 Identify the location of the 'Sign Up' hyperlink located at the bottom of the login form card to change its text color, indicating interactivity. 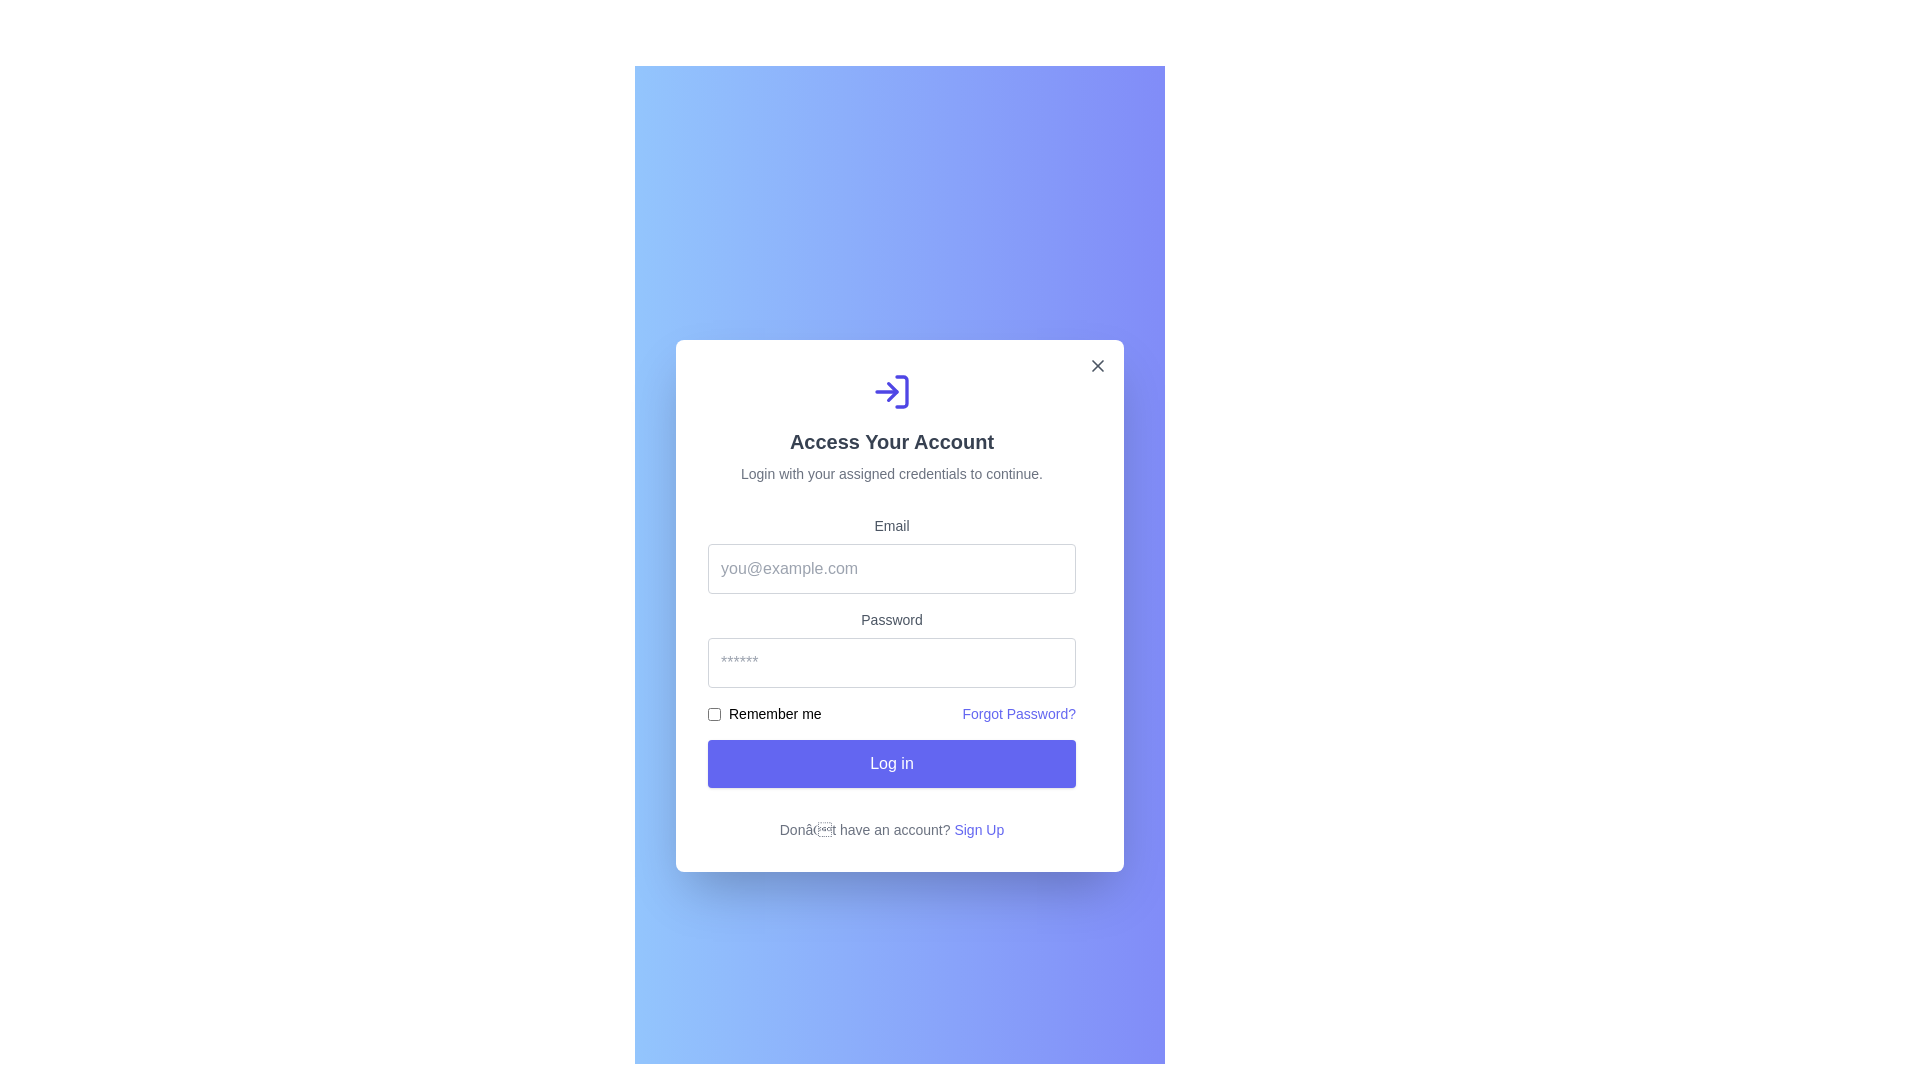
(979, 829).